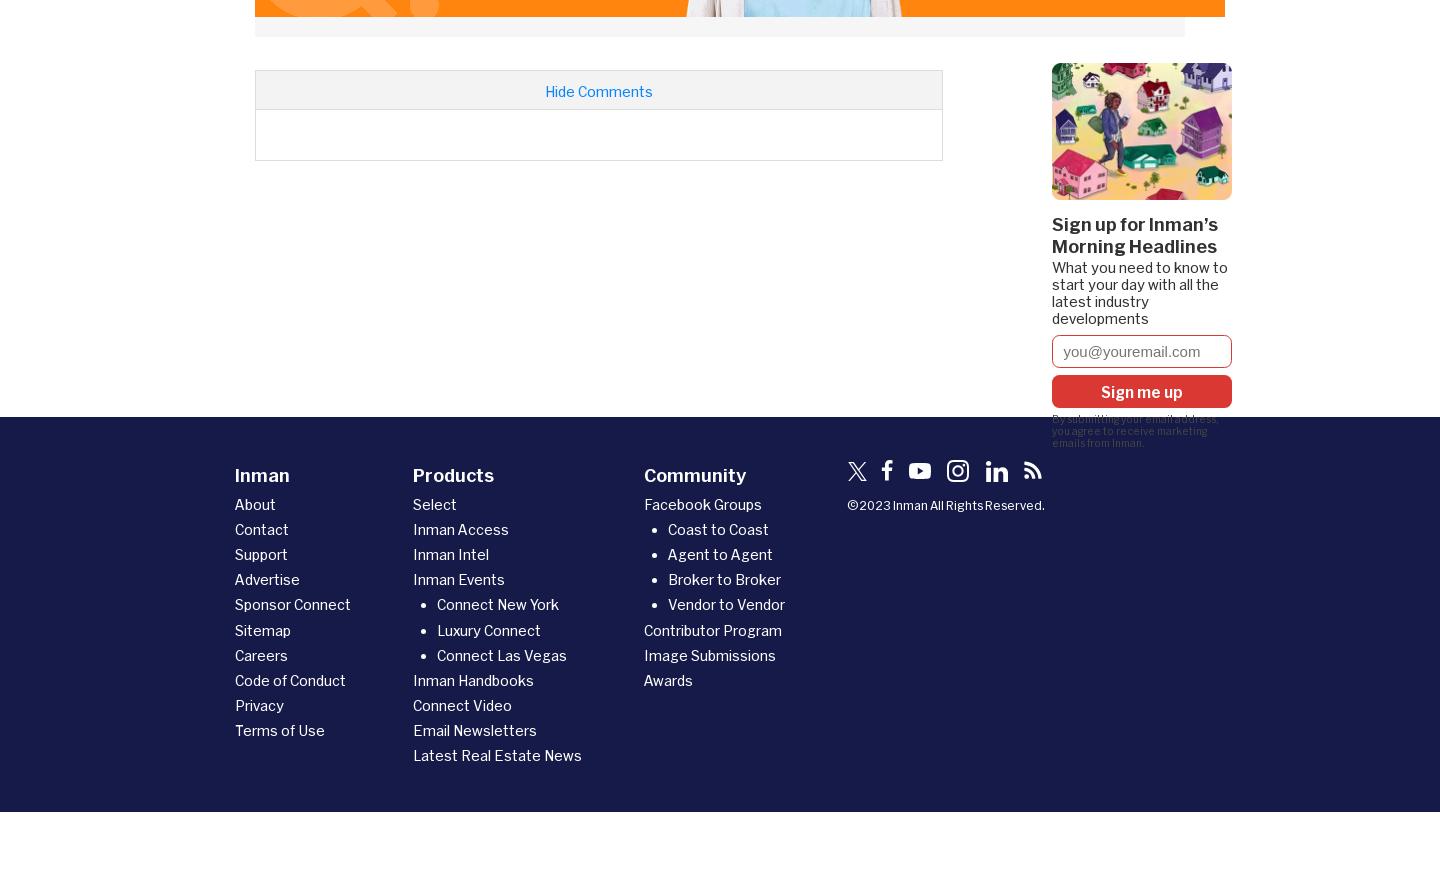 Image resolution: width=1440 pixels, height=887 pixels. What do you see at coordinates (462, 705) in the screenshot?
I see `'Connect Video'` at bounding box center [462, 705].